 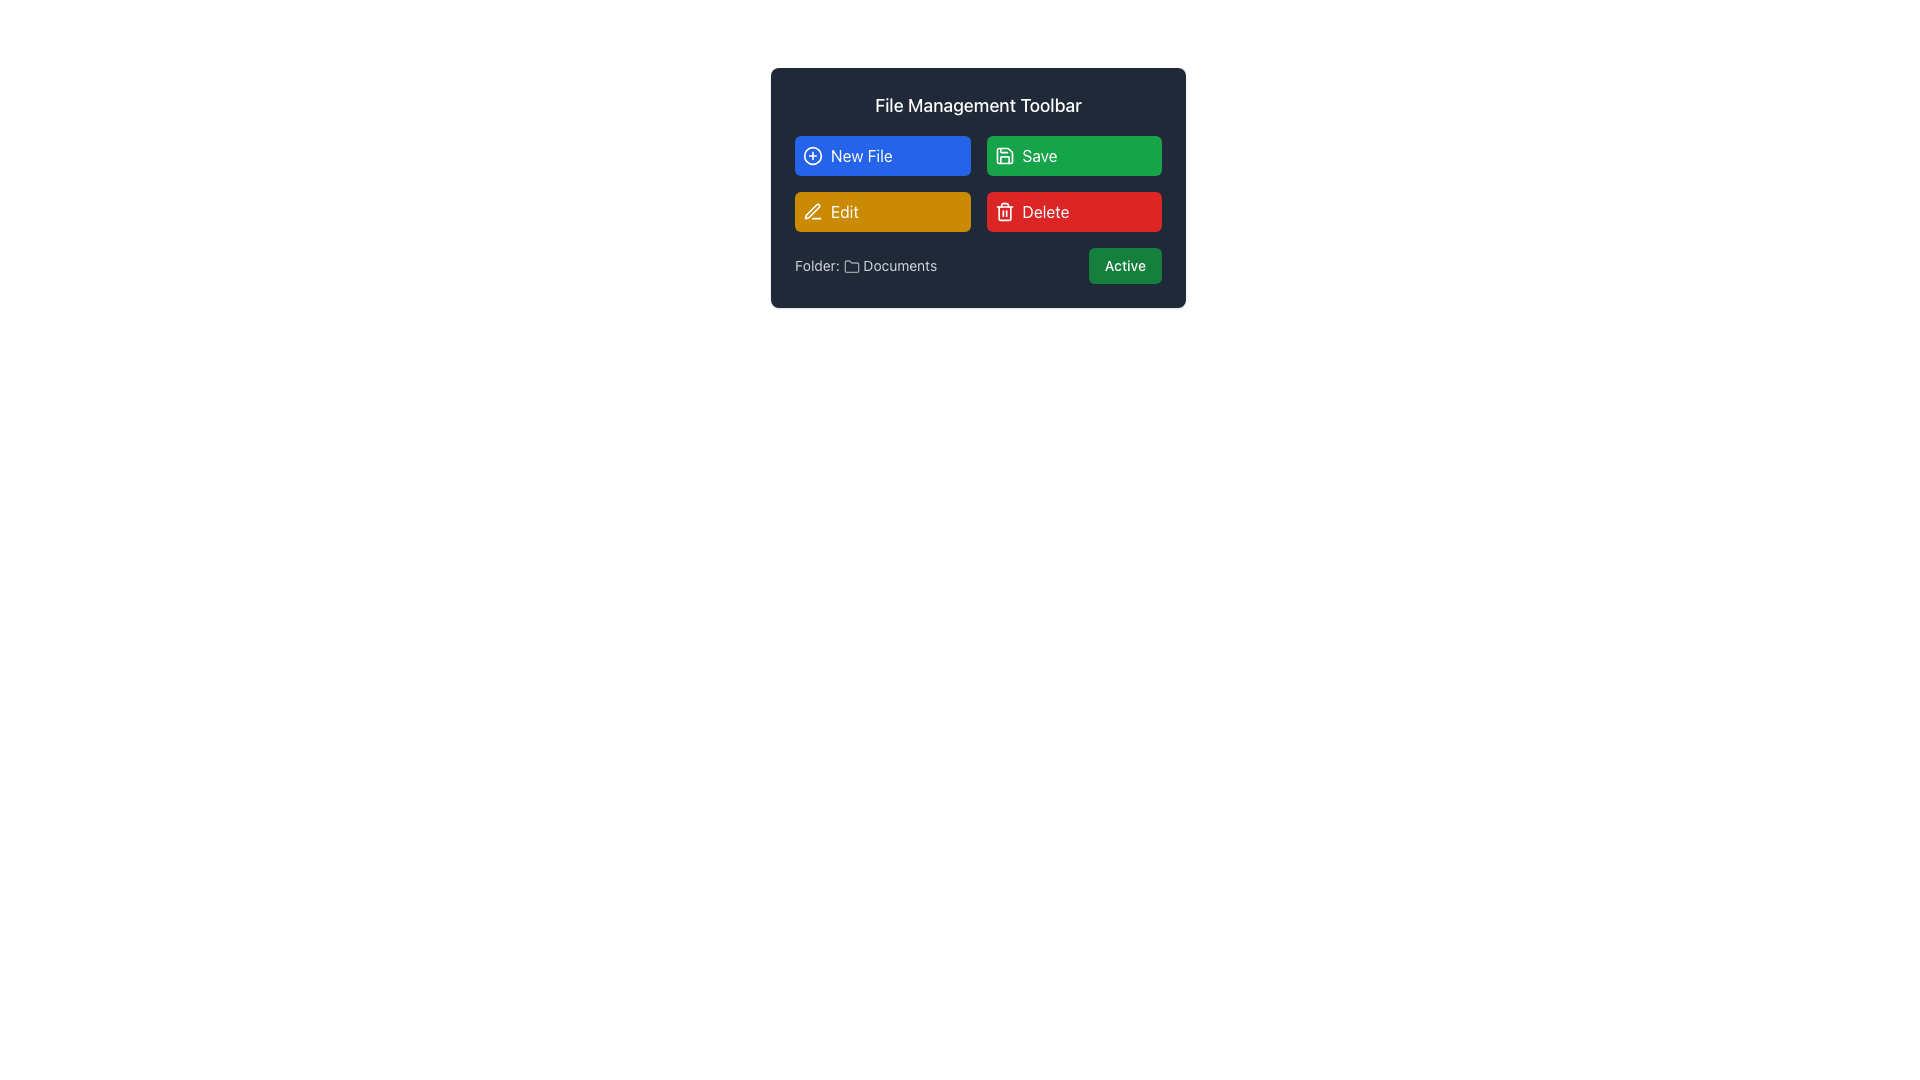 What do you see at coordinates (881, 154) in the screenshot?
I see `the primary action button for creating a new file located in the 'File Management Toolbar' to observe any hover effects` at bounding box center [881, 154].